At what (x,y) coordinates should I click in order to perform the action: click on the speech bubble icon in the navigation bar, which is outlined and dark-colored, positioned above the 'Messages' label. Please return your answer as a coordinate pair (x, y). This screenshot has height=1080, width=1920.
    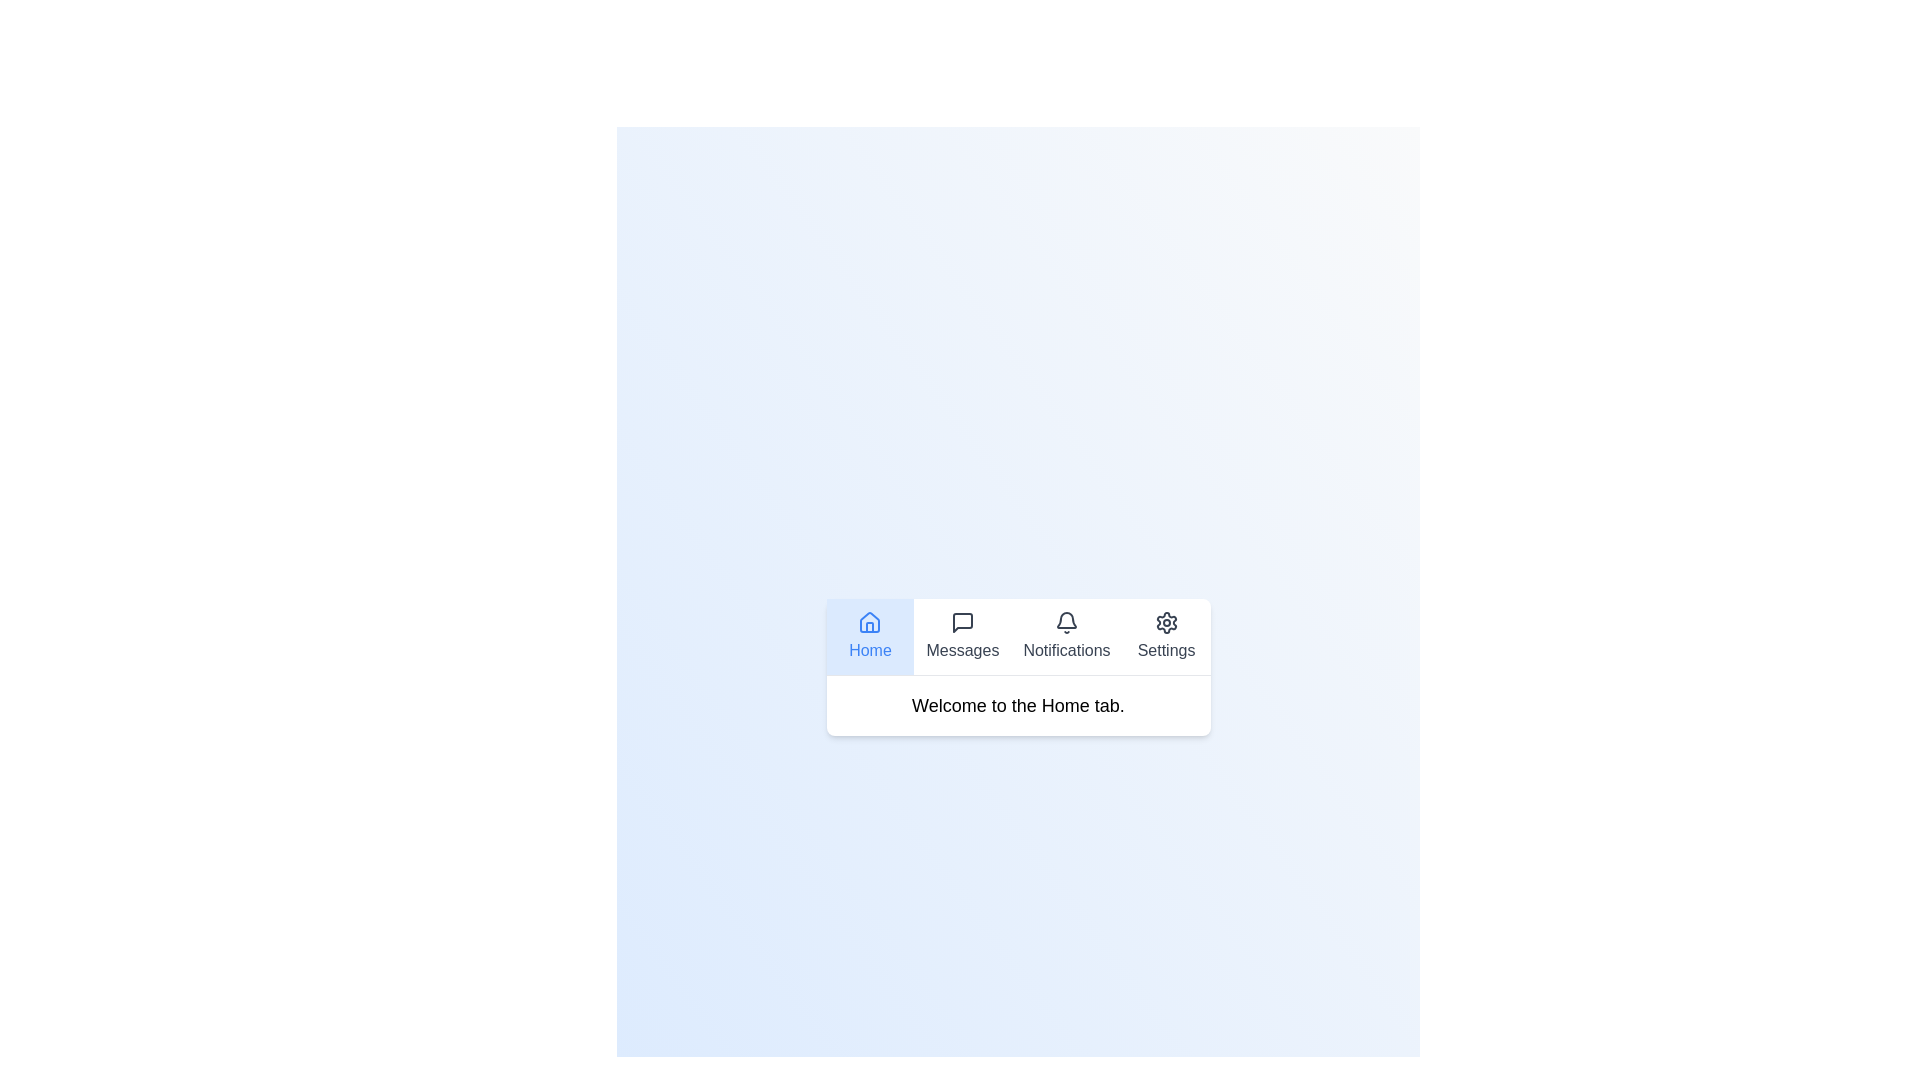
    Looking at the image, I should click on (962, 621).